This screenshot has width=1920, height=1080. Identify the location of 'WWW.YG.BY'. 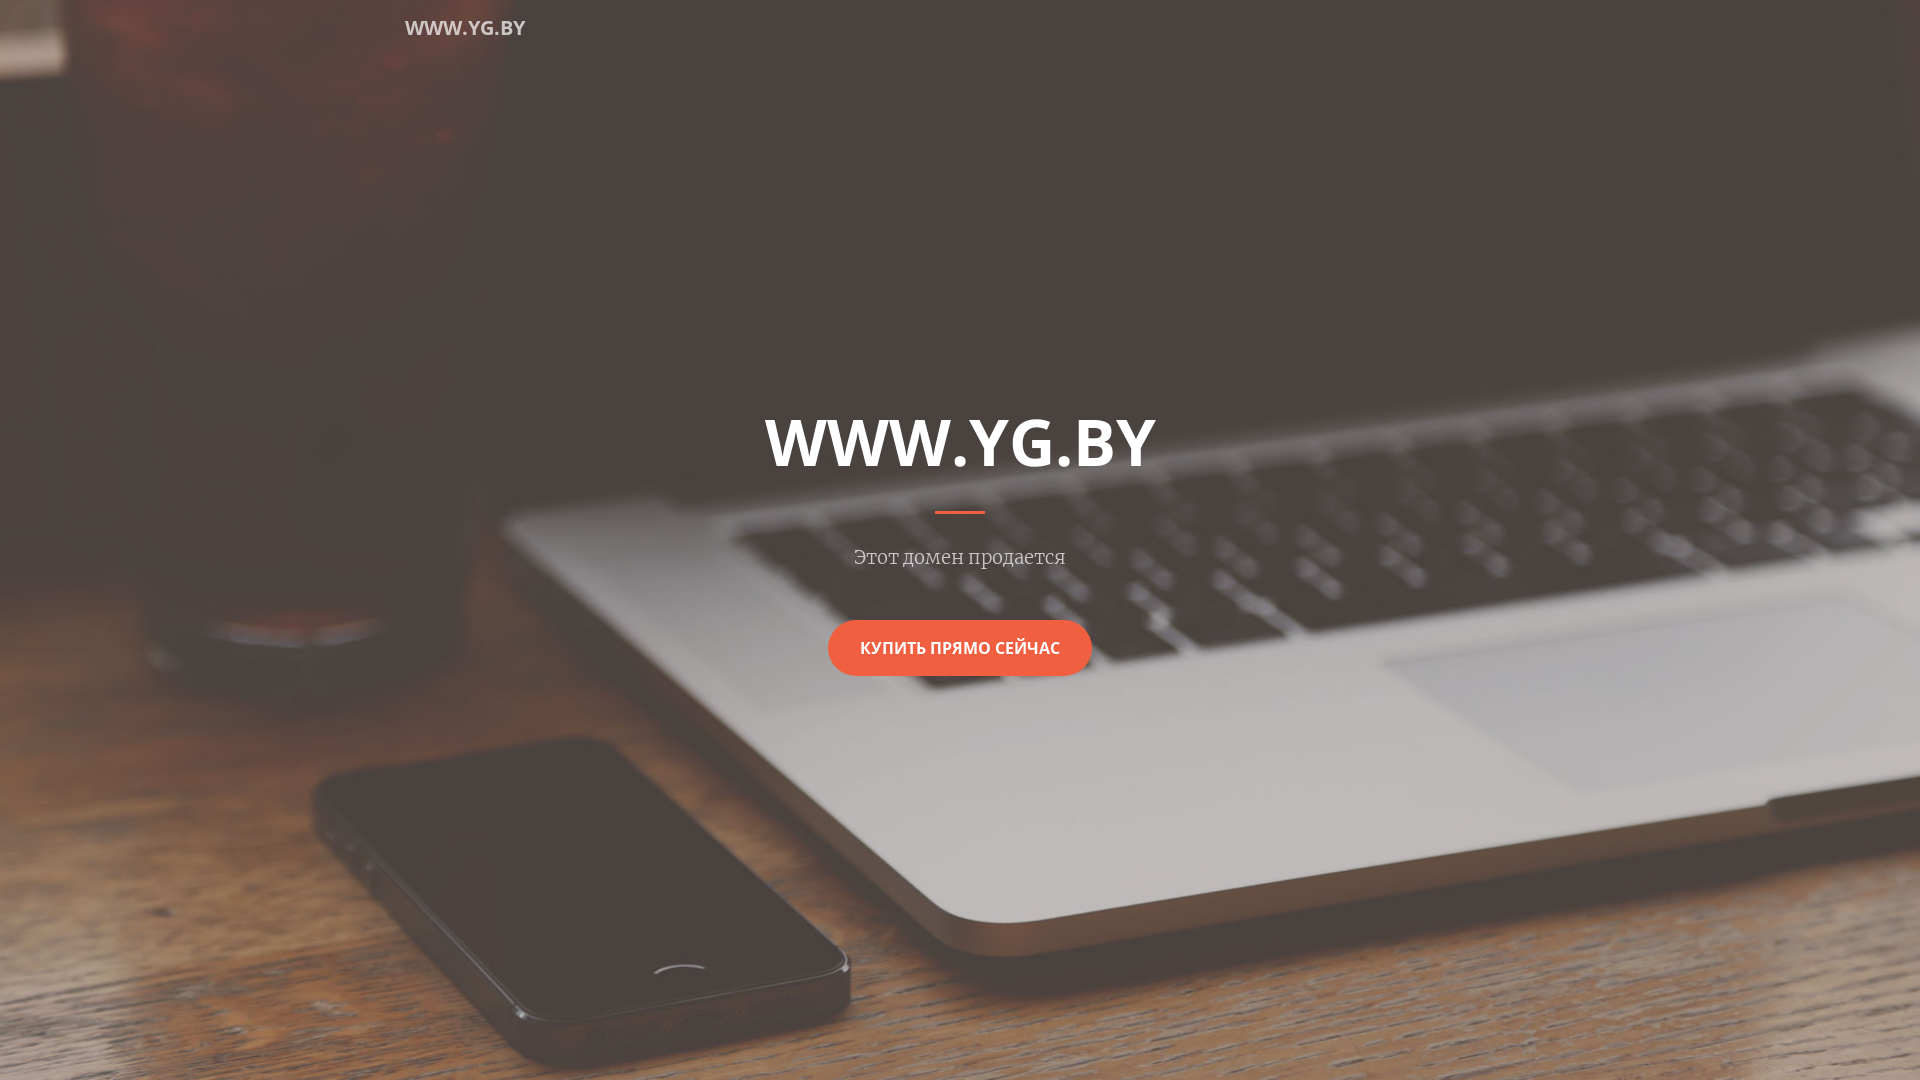
(464, 27).